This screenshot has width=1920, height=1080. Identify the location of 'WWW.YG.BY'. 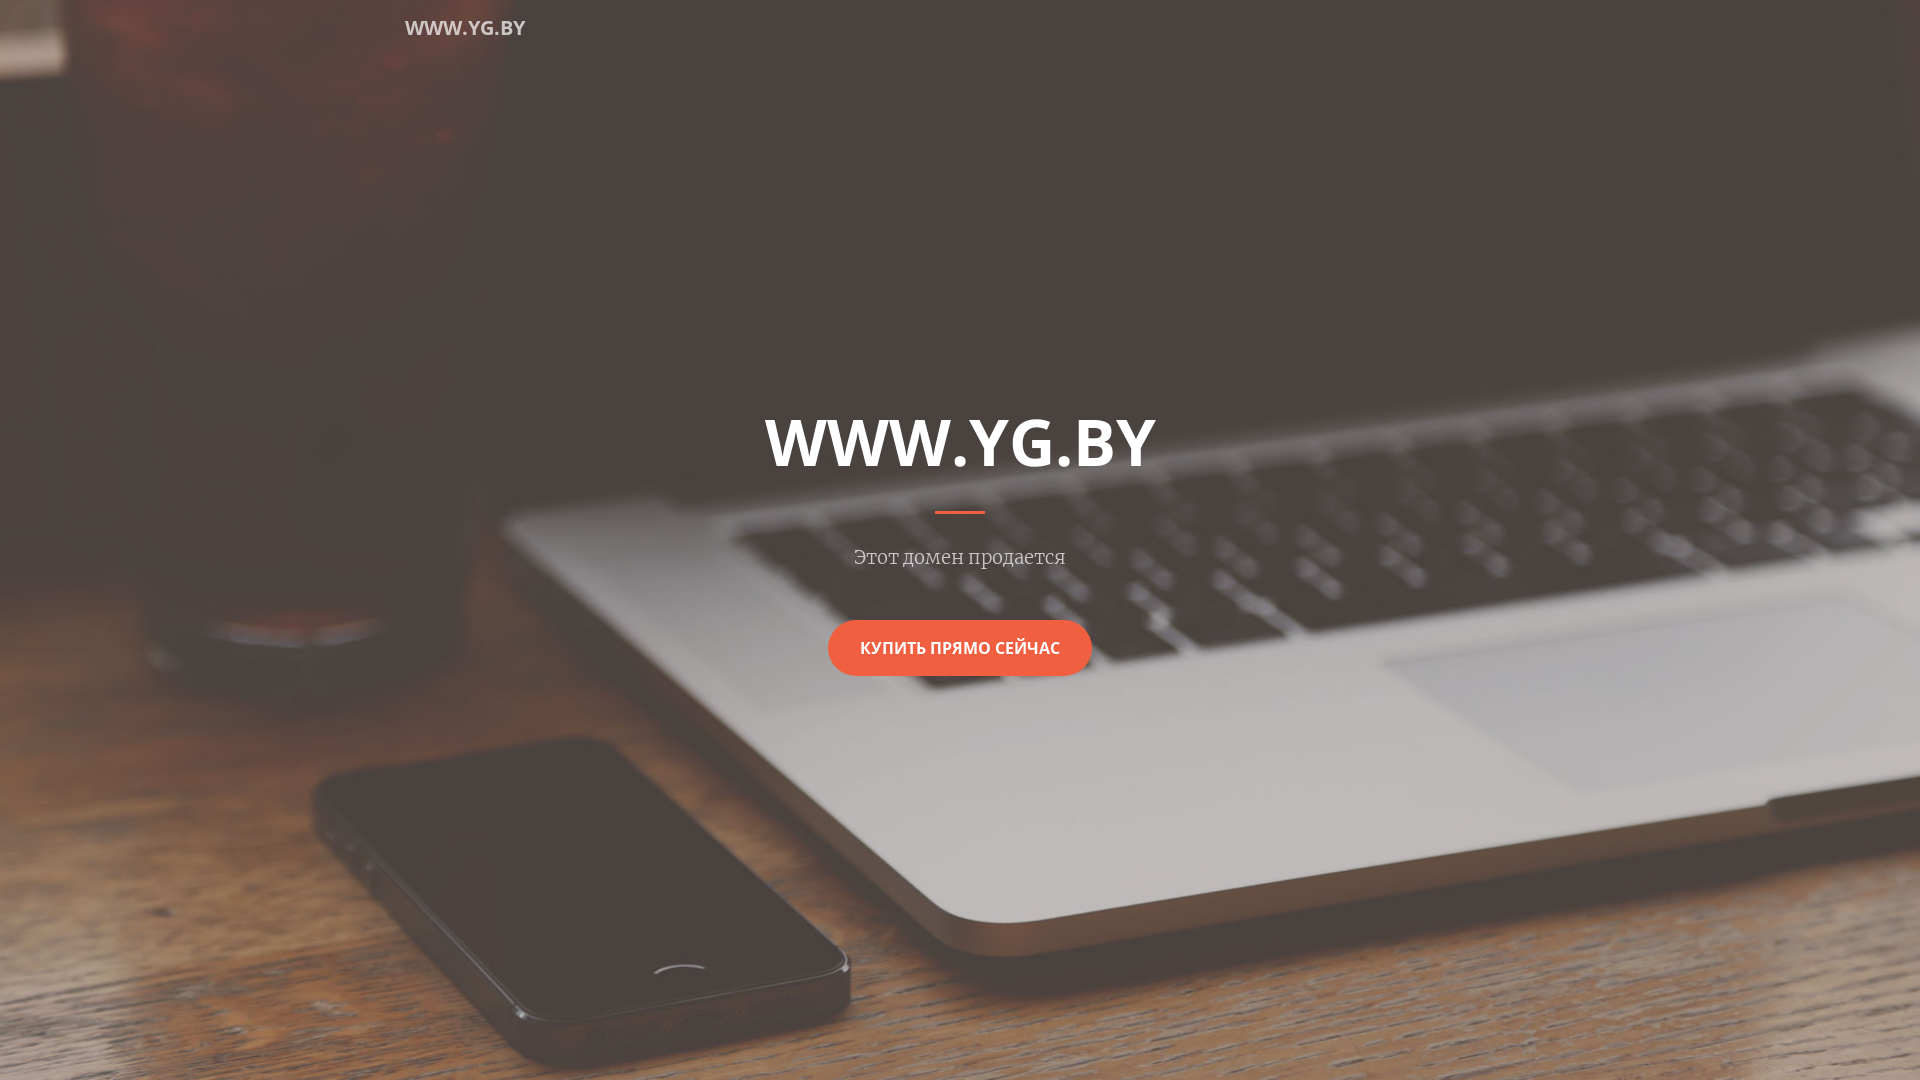
(464, 27).